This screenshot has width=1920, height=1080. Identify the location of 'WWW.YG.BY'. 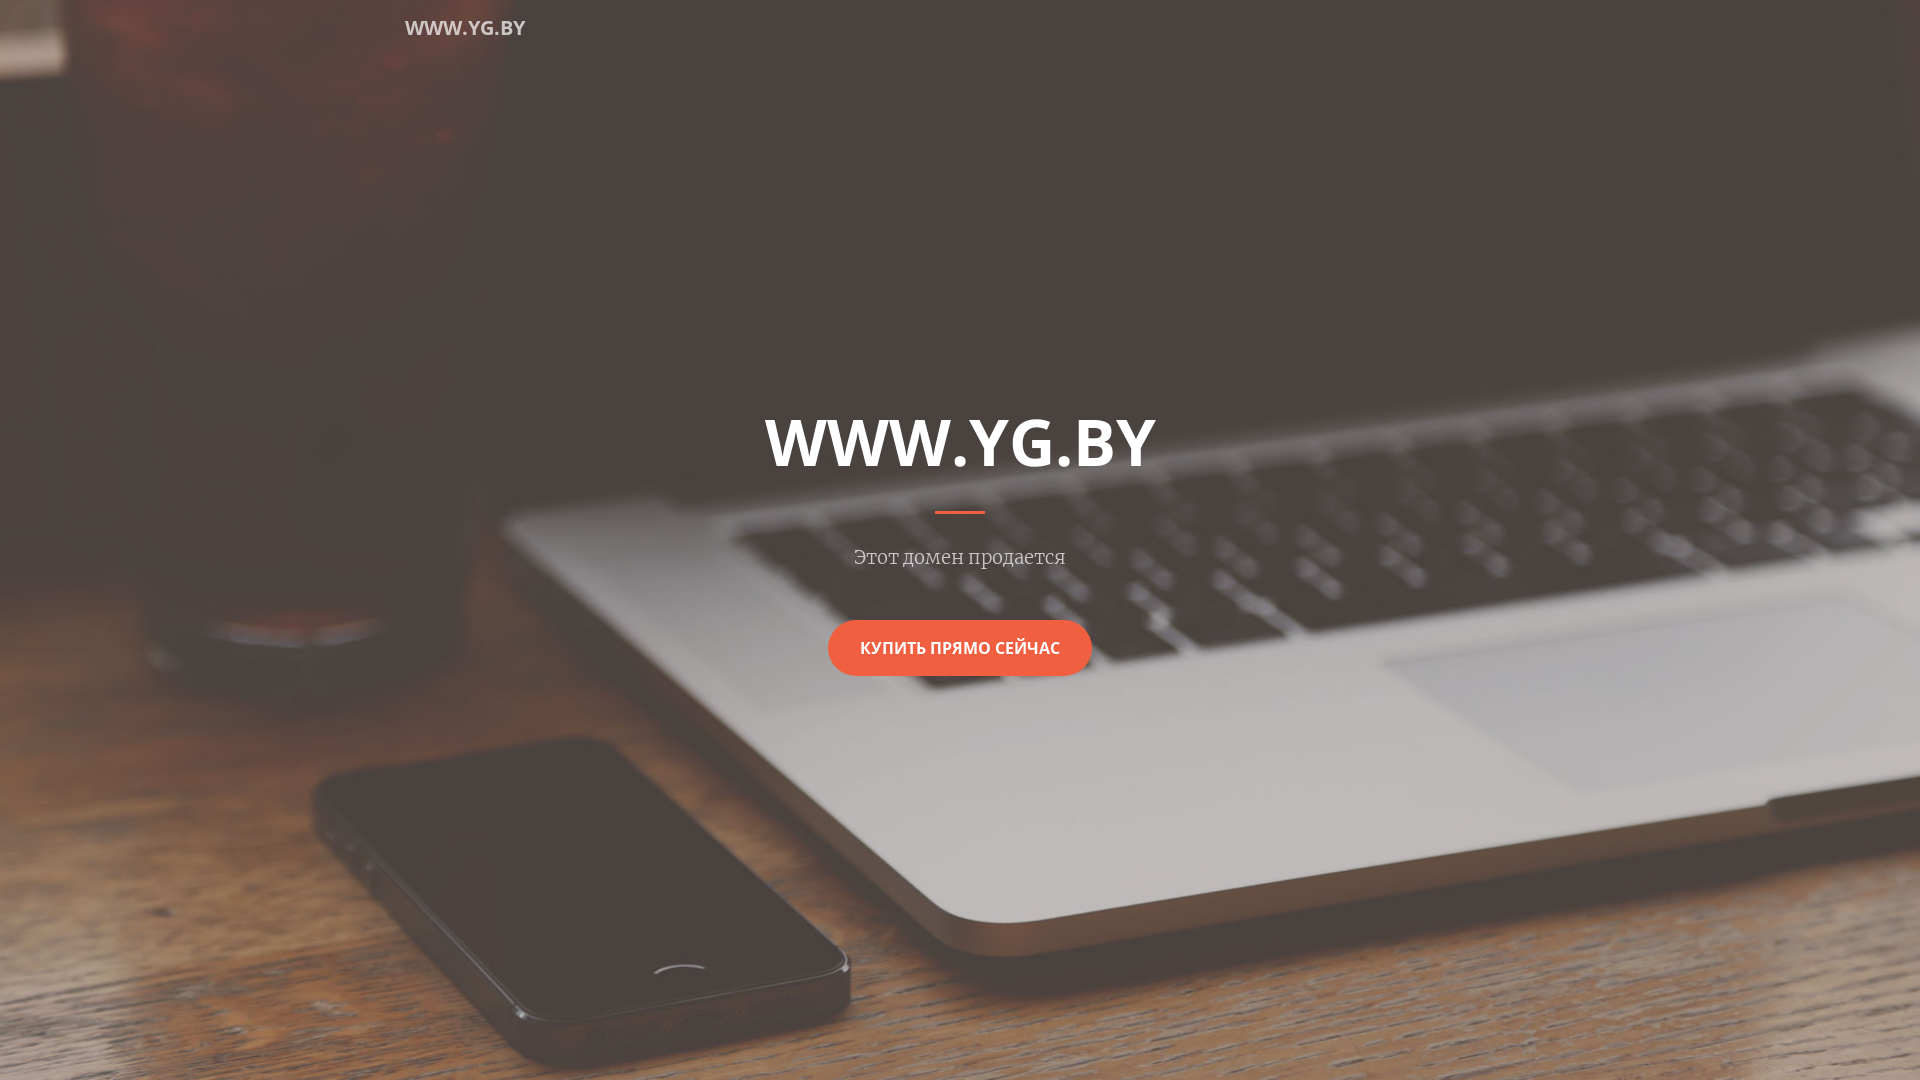
(464, 27).